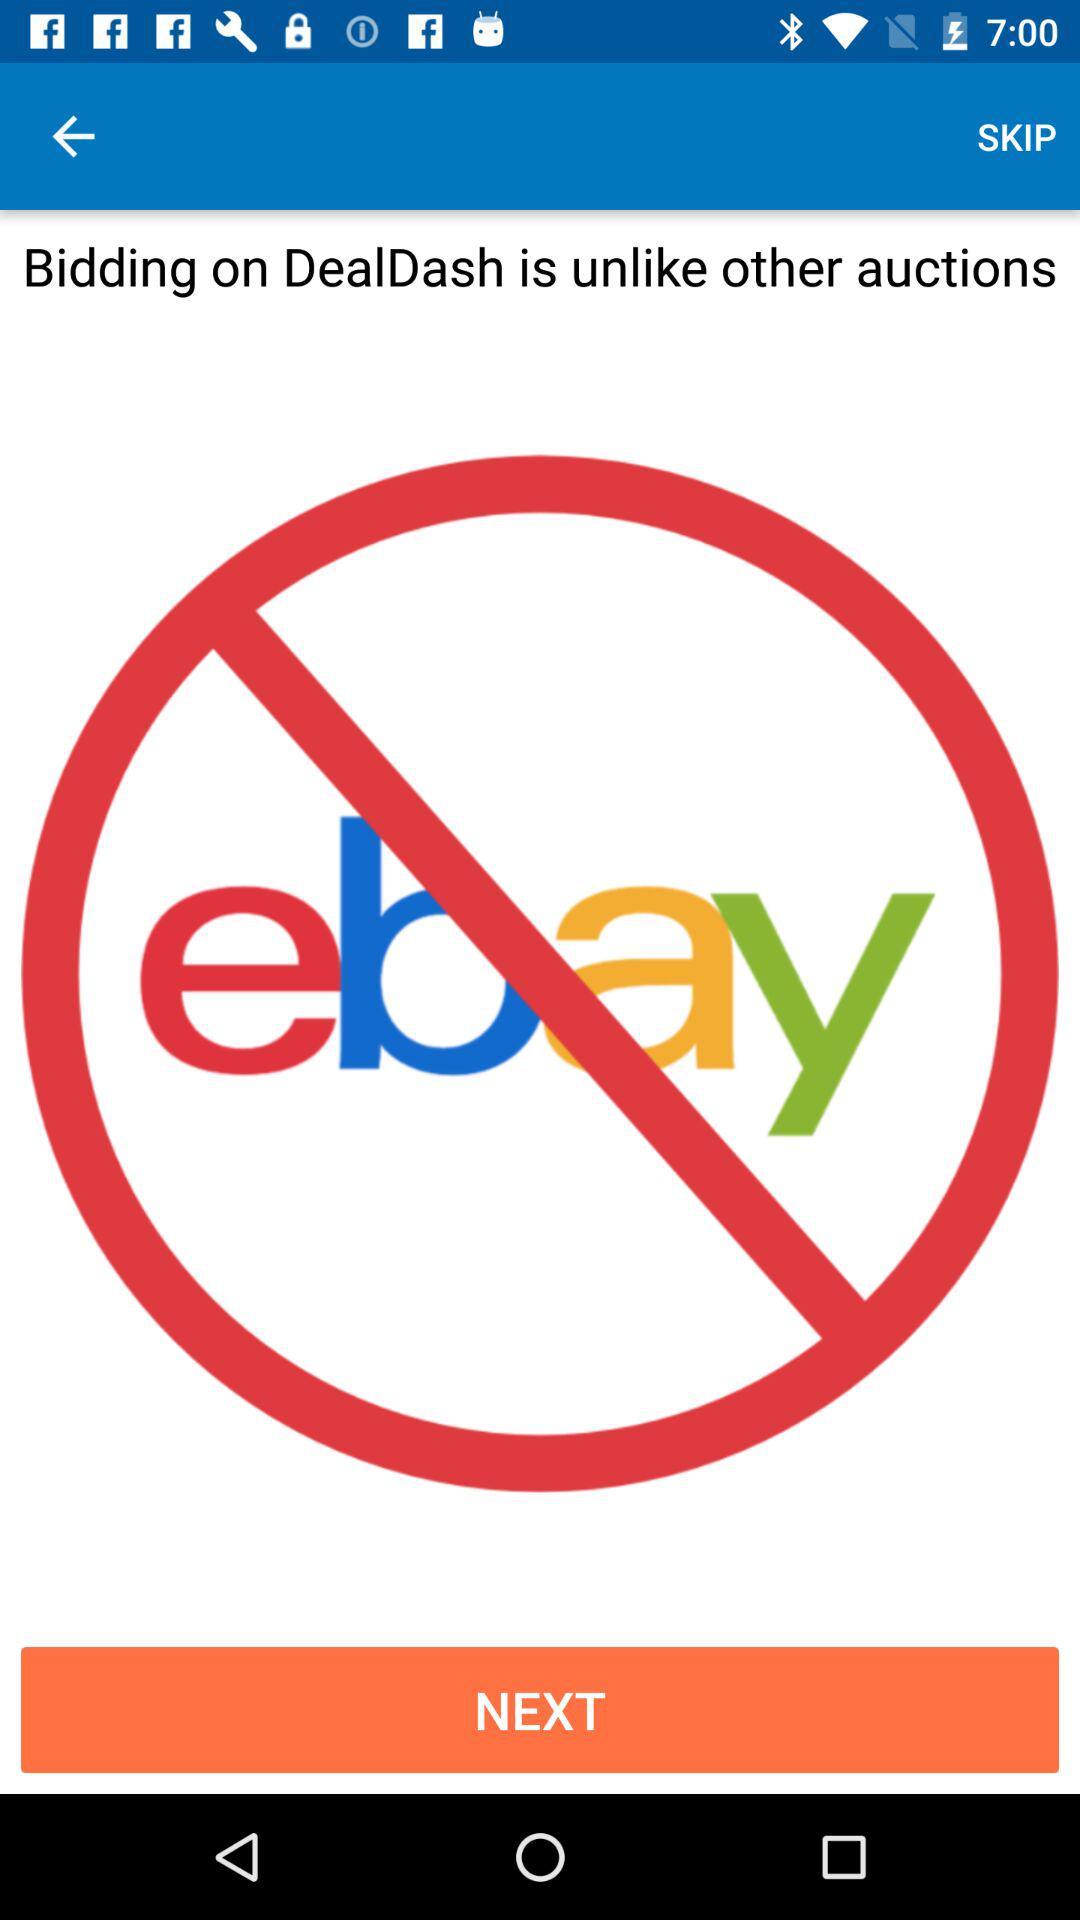  Describe the element at coordinates (1017, 135) in the screenshot. I see `the skip at the top right corner` at that location.